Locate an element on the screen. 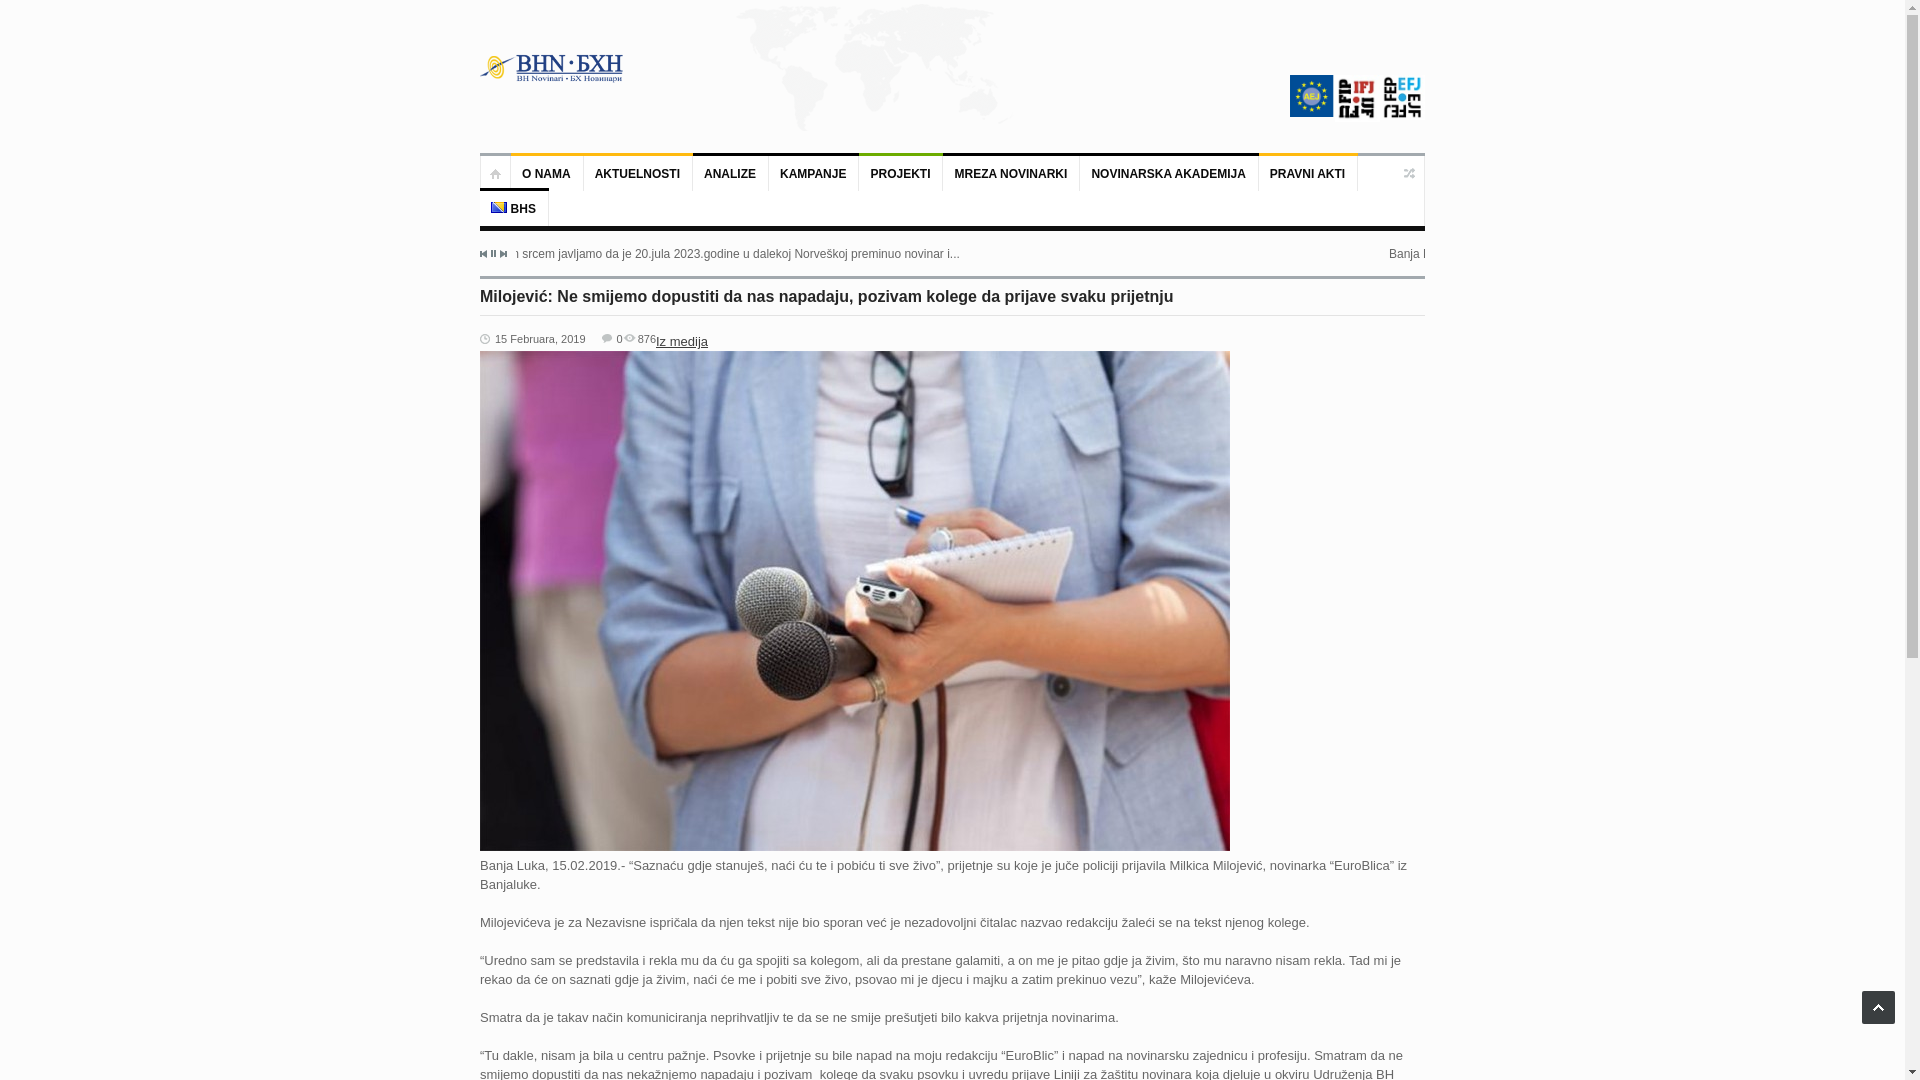 The image size is (1920, 1080). 'Iz medija' is located at coordinates (681, 340).